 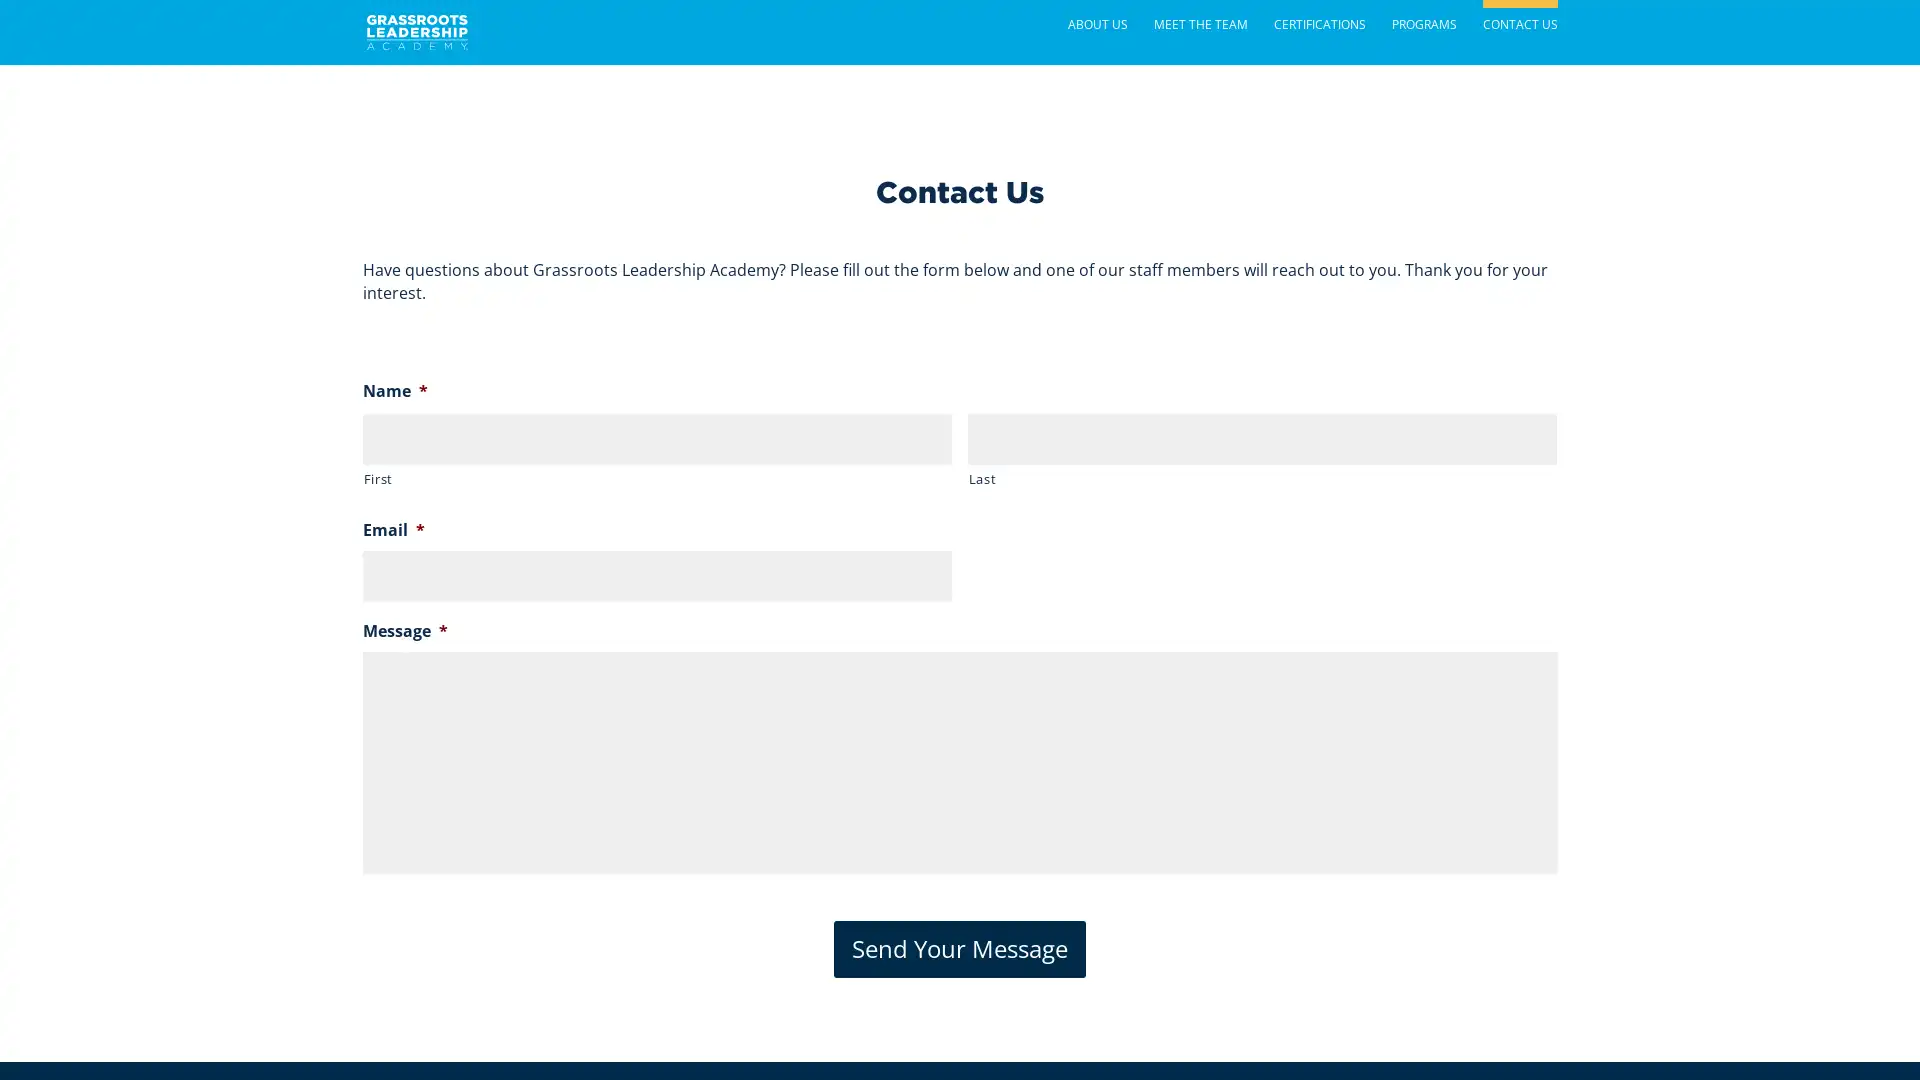 What do you see at coordinates (960, 947) in the screenshot?
I see `Send Your Message` at bounding box center [960, 947].